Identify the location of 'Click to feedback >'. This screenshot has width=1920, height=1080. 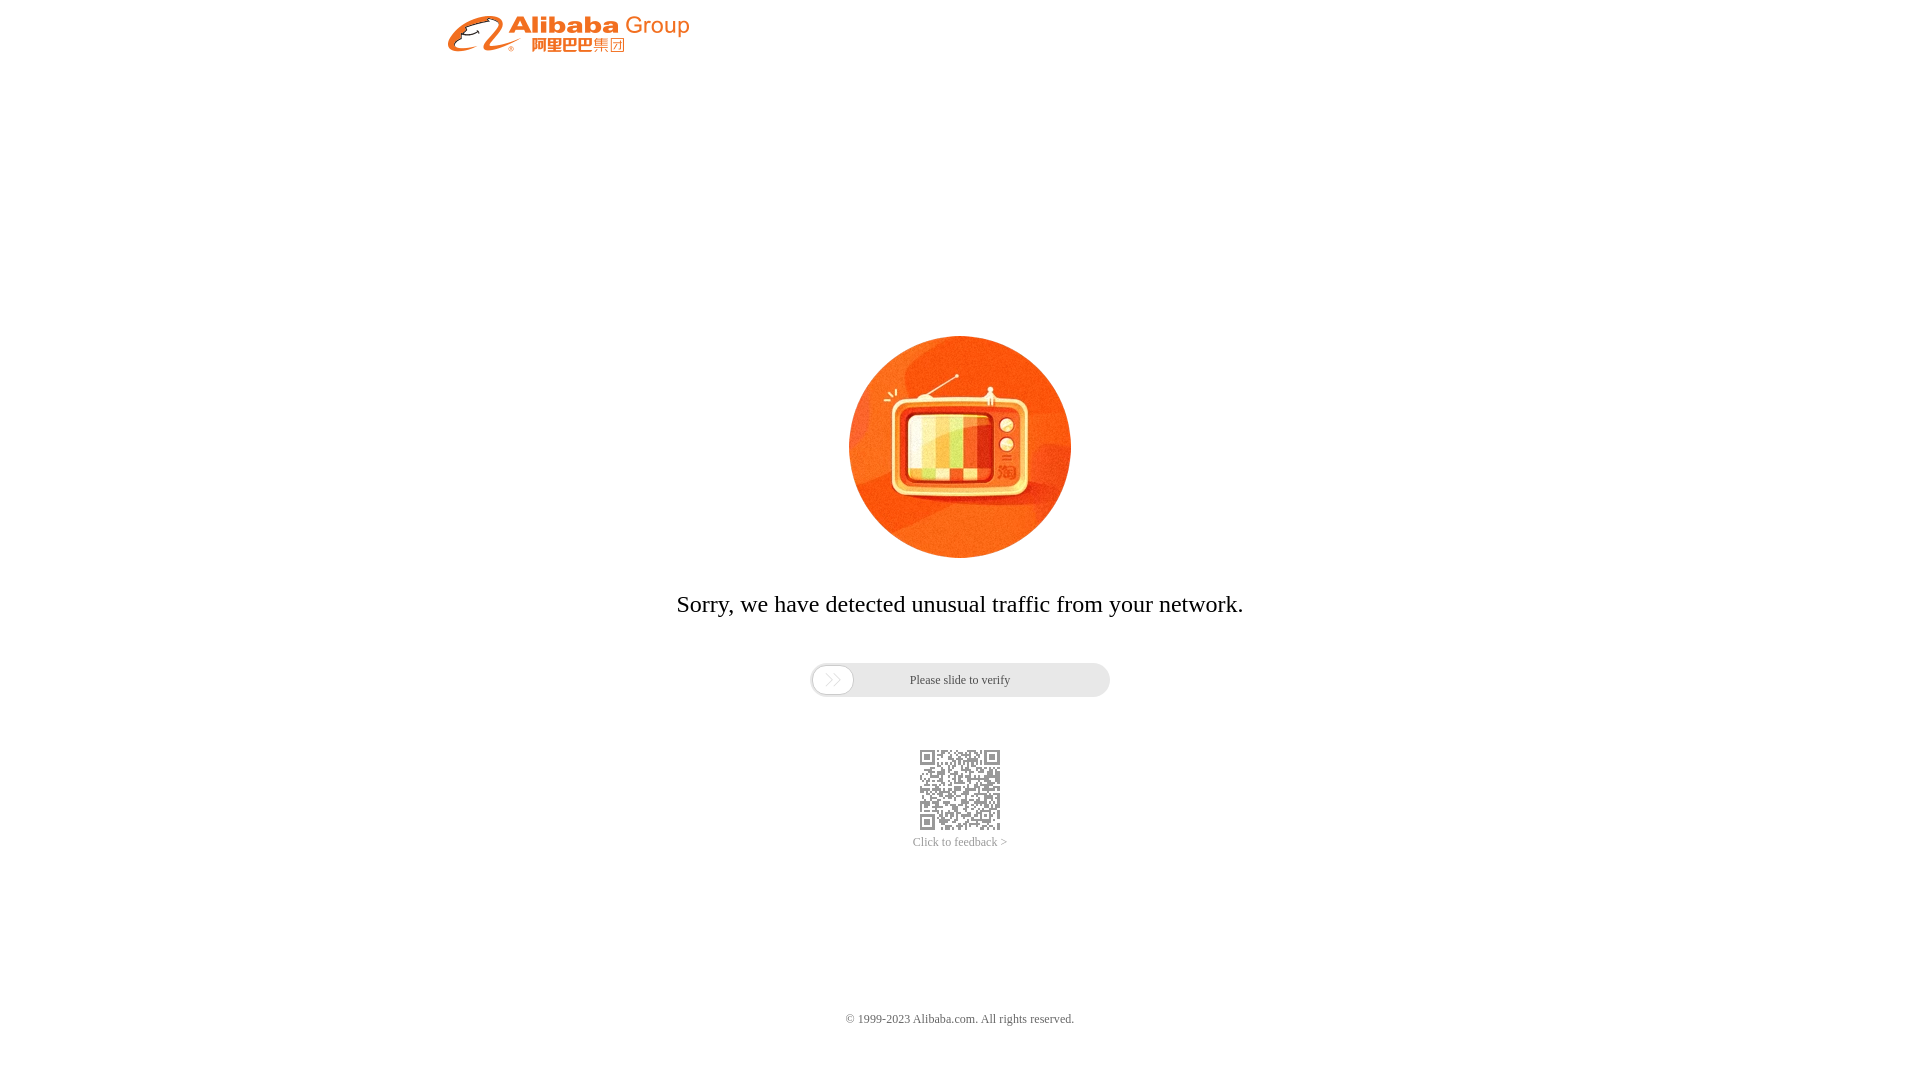
(960, 842).